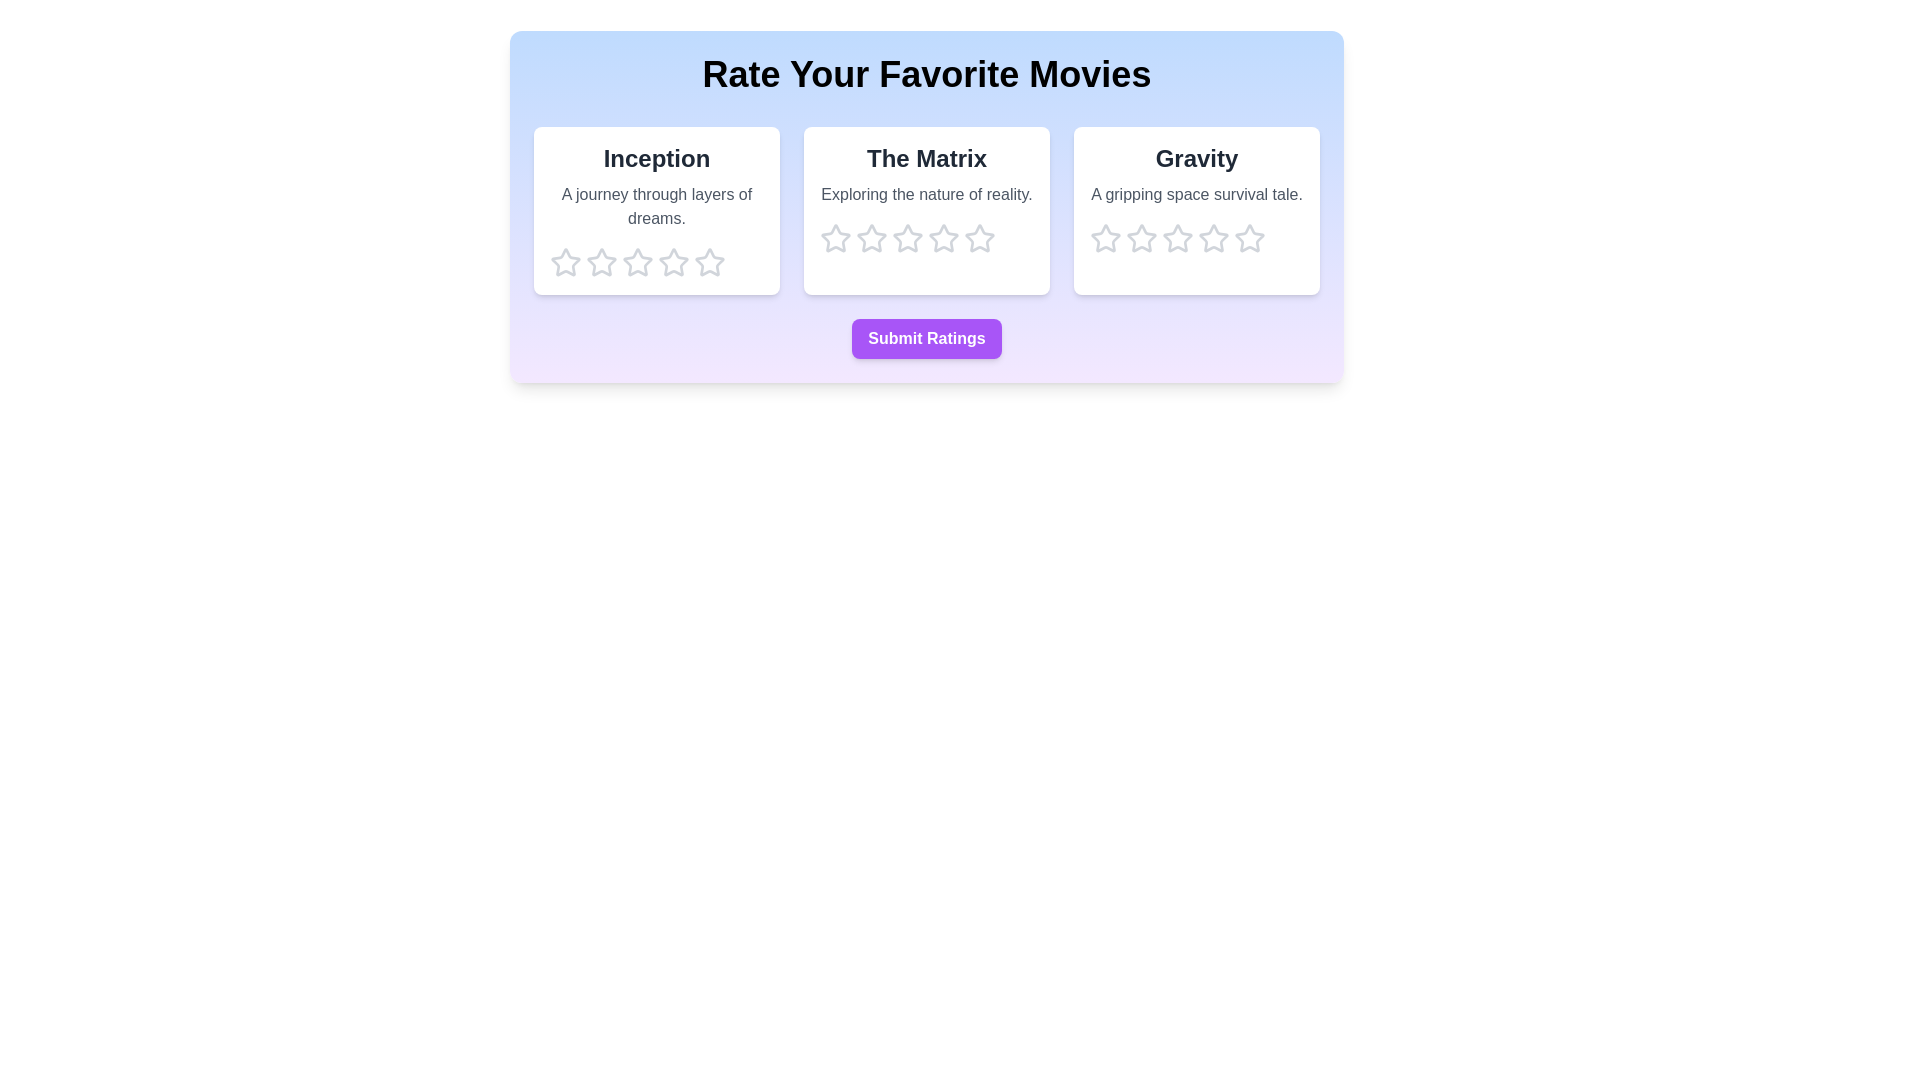 The height and width of the screenshot is (1080, 1920). I want to click on the star corresponding to 1 for the movie Inception, so click(565, 261).